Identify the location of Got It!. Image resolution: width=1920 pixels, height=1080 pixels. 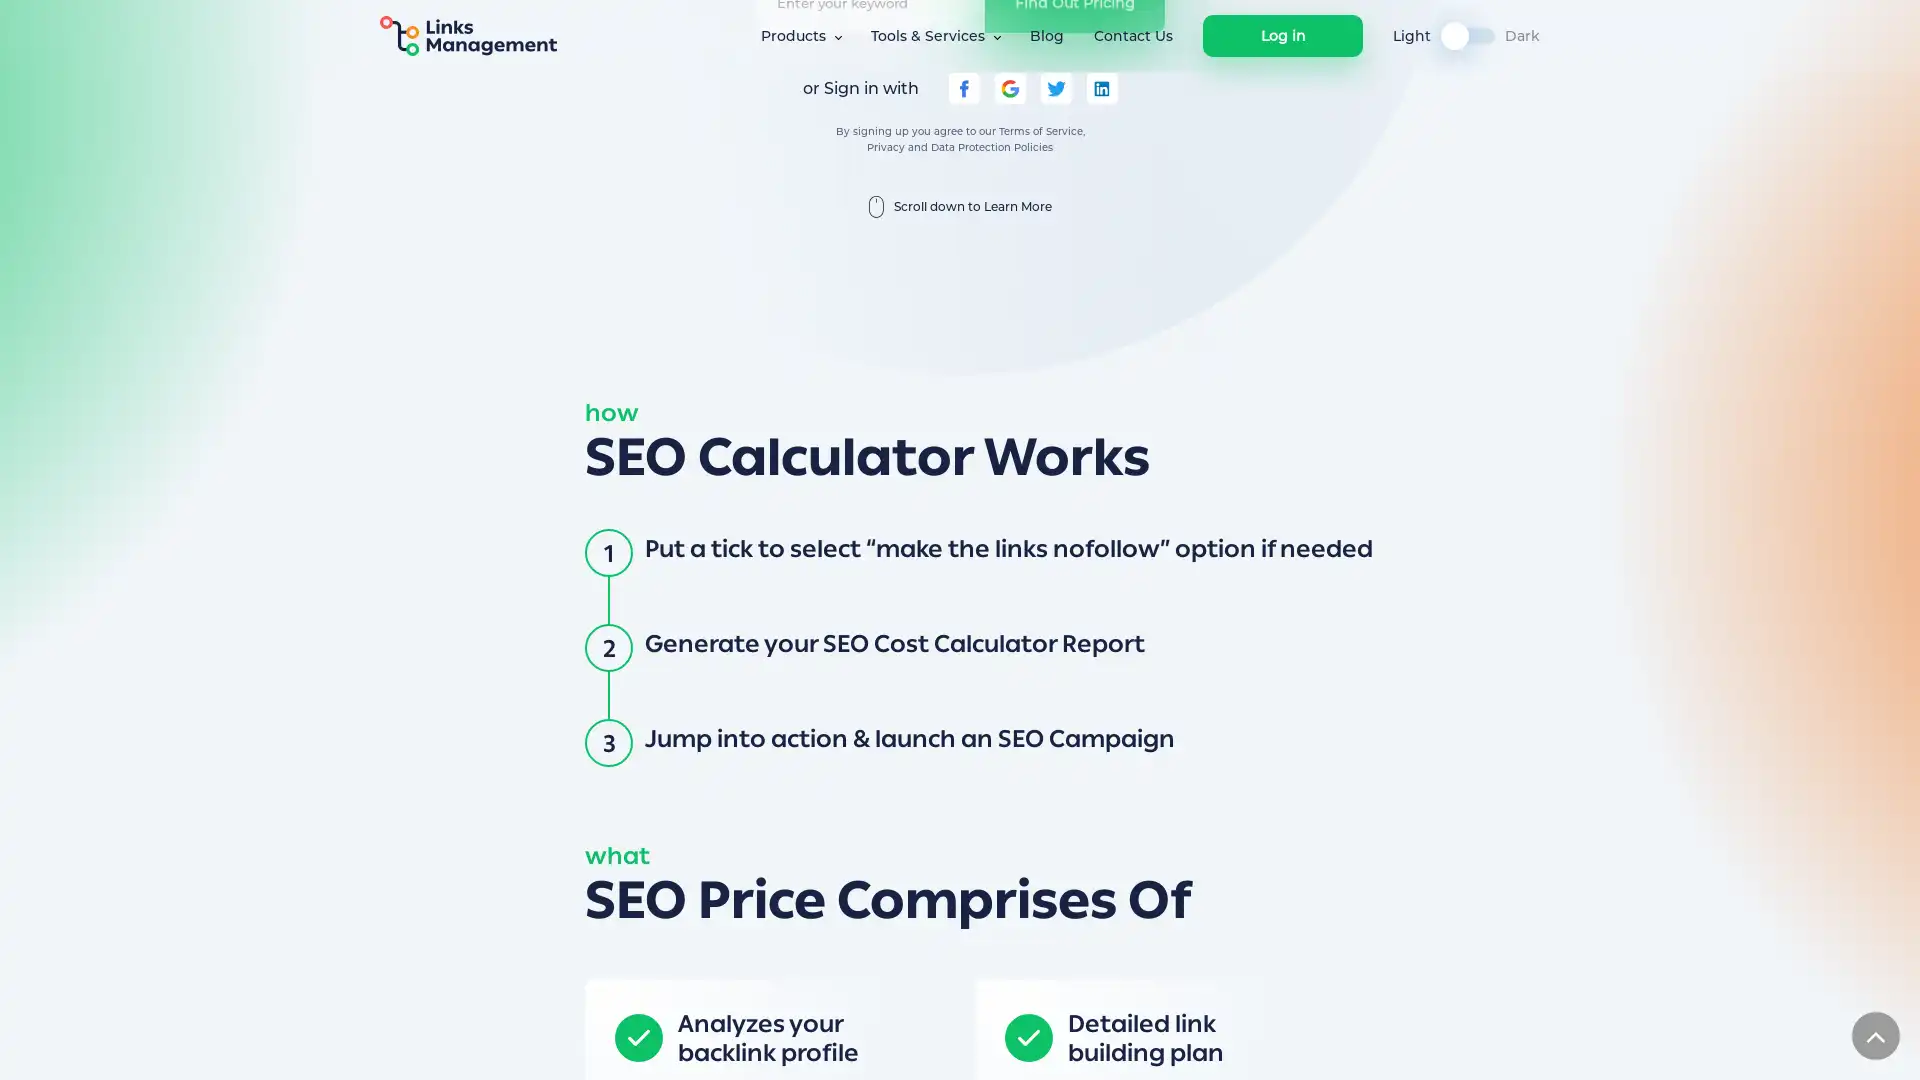
(1352, 1044).